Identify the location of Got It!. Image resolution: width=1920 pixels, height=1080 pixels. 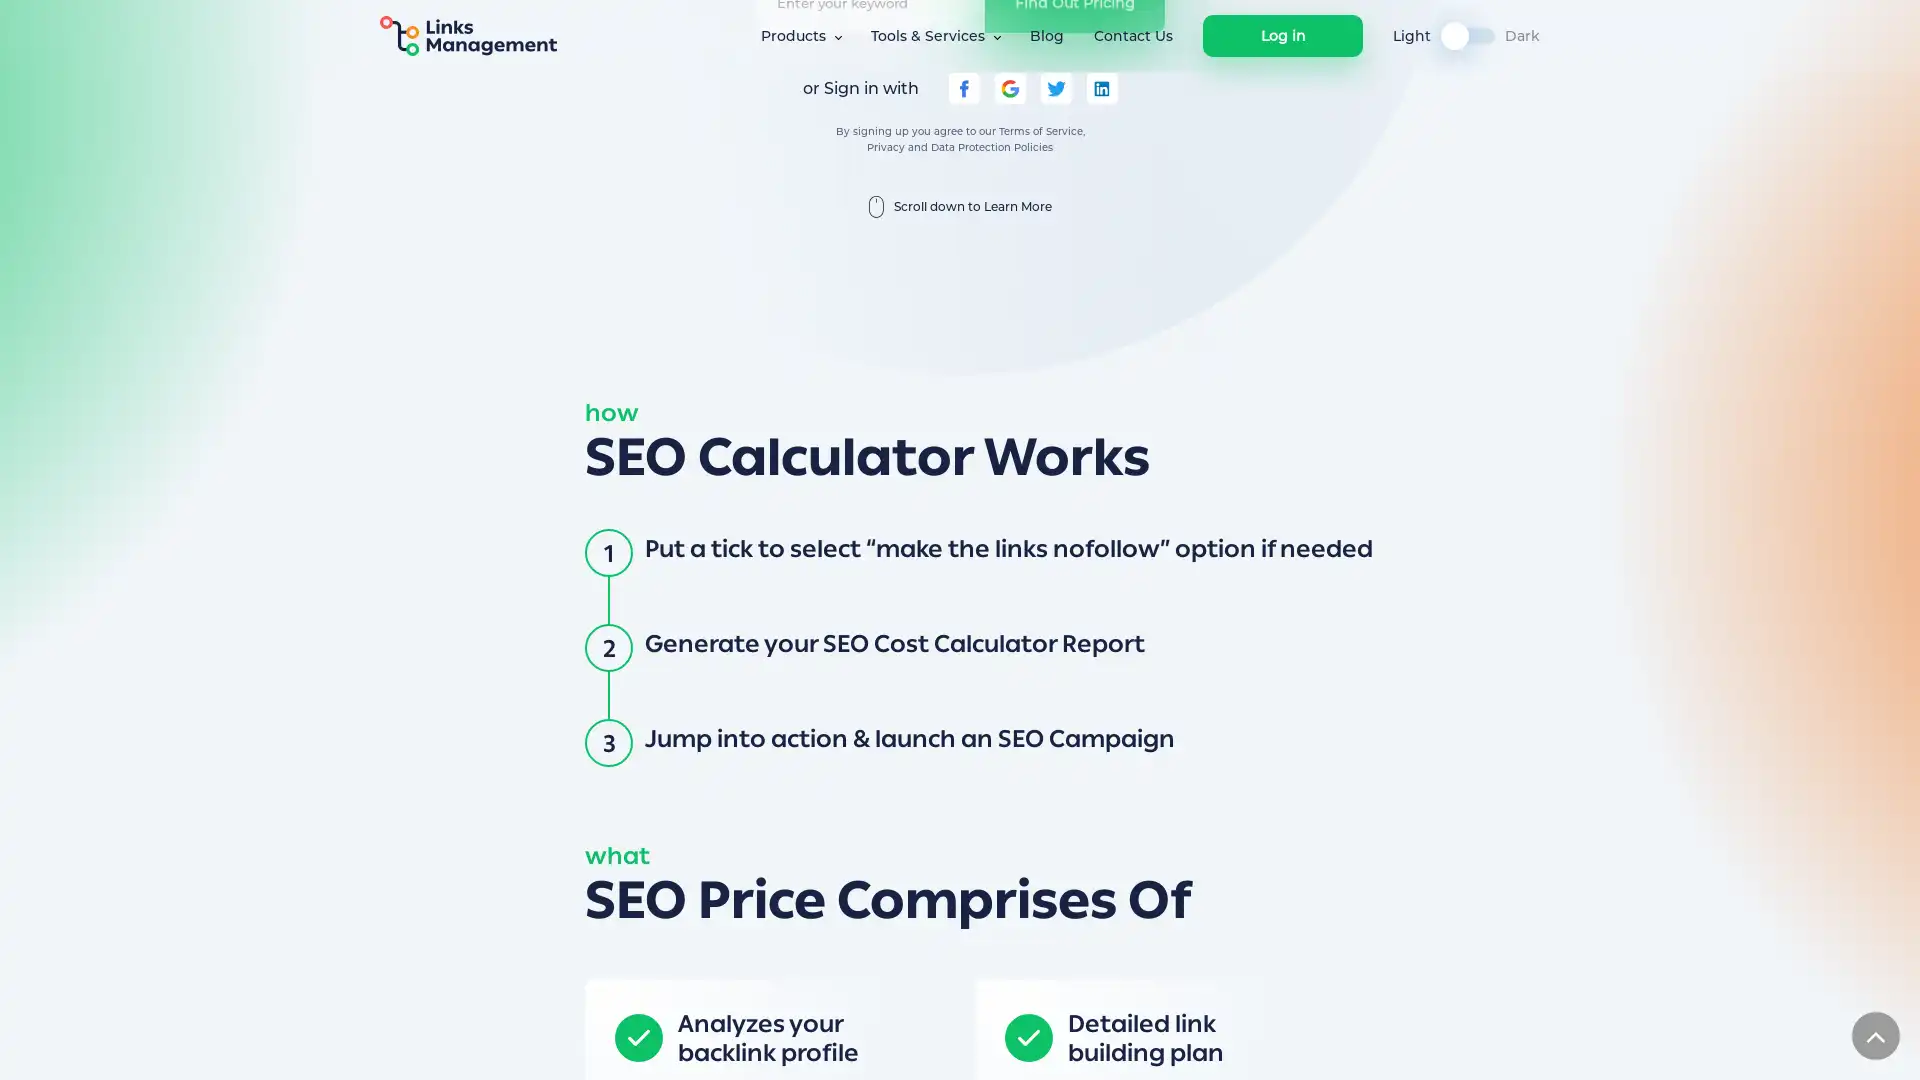
(1352, 1044).